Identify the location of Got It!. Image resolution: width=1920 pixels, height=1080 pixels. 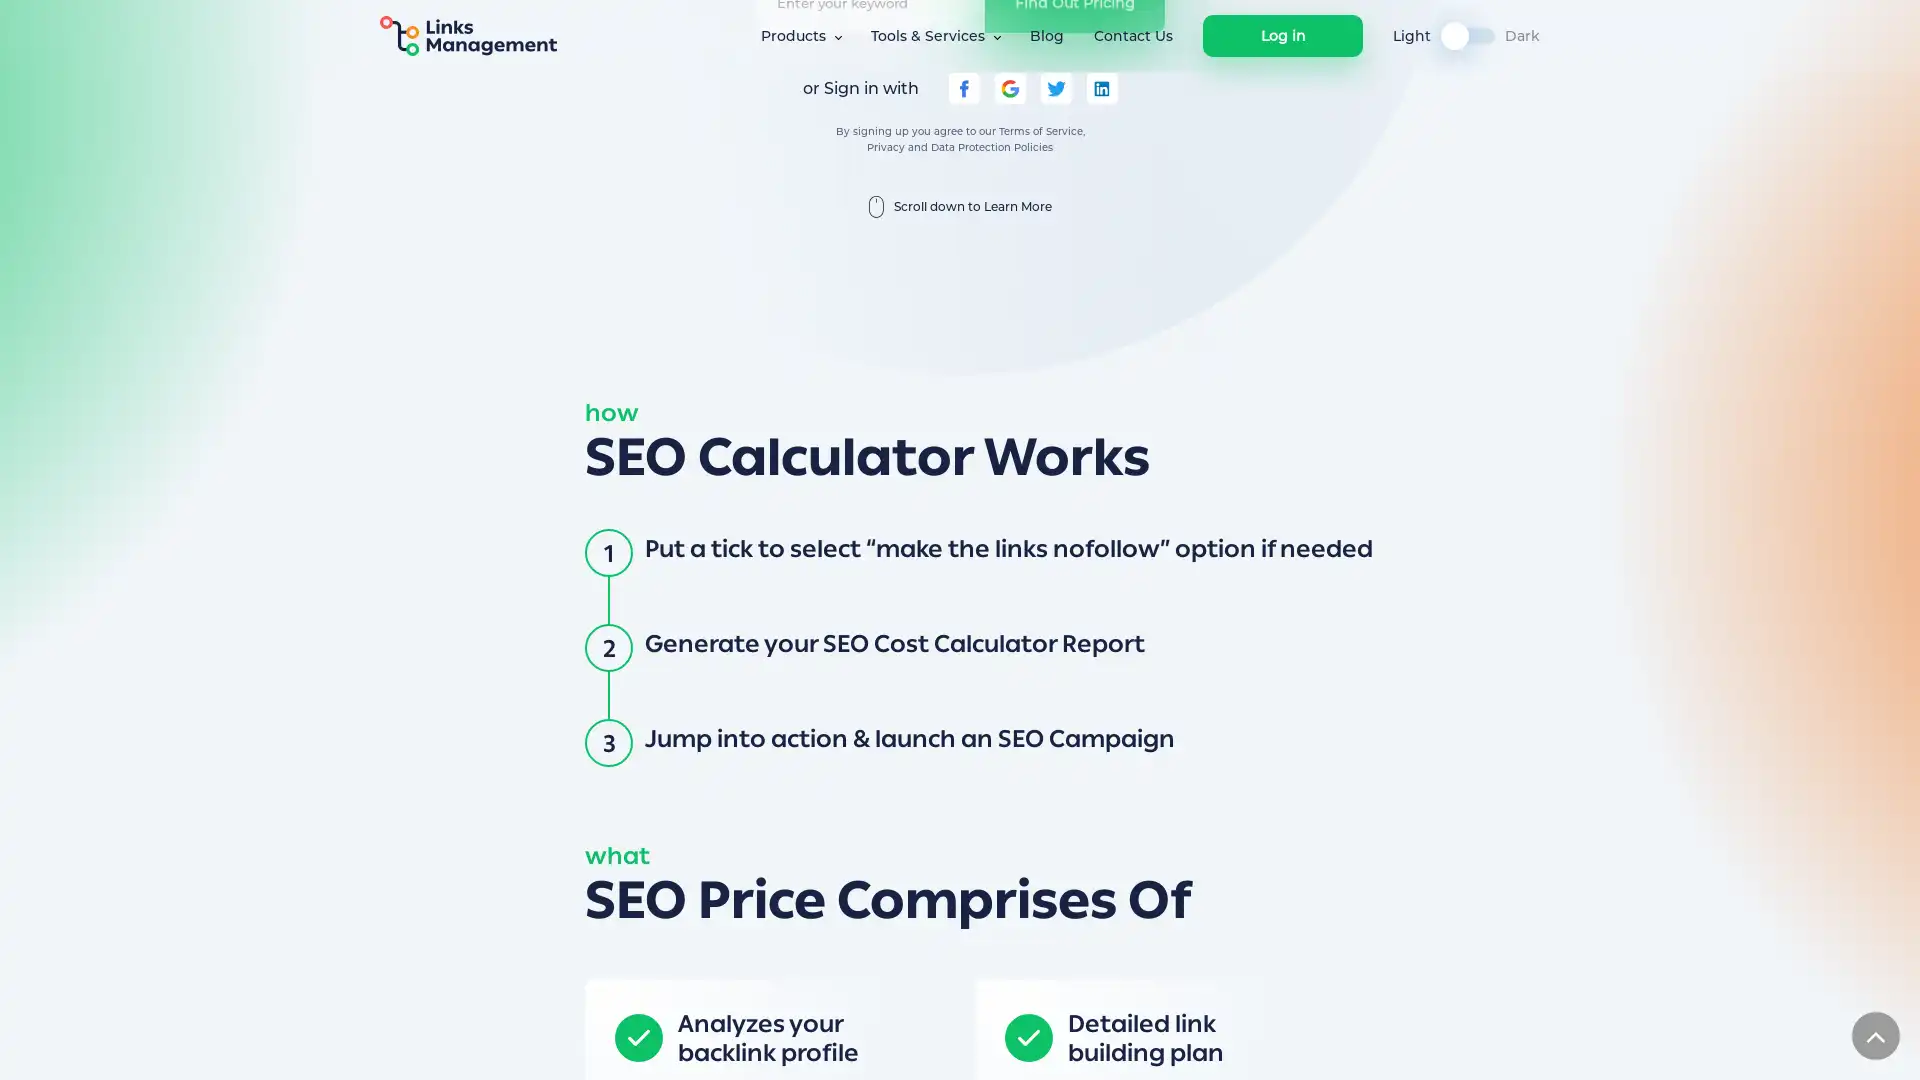
(1352, 1044).